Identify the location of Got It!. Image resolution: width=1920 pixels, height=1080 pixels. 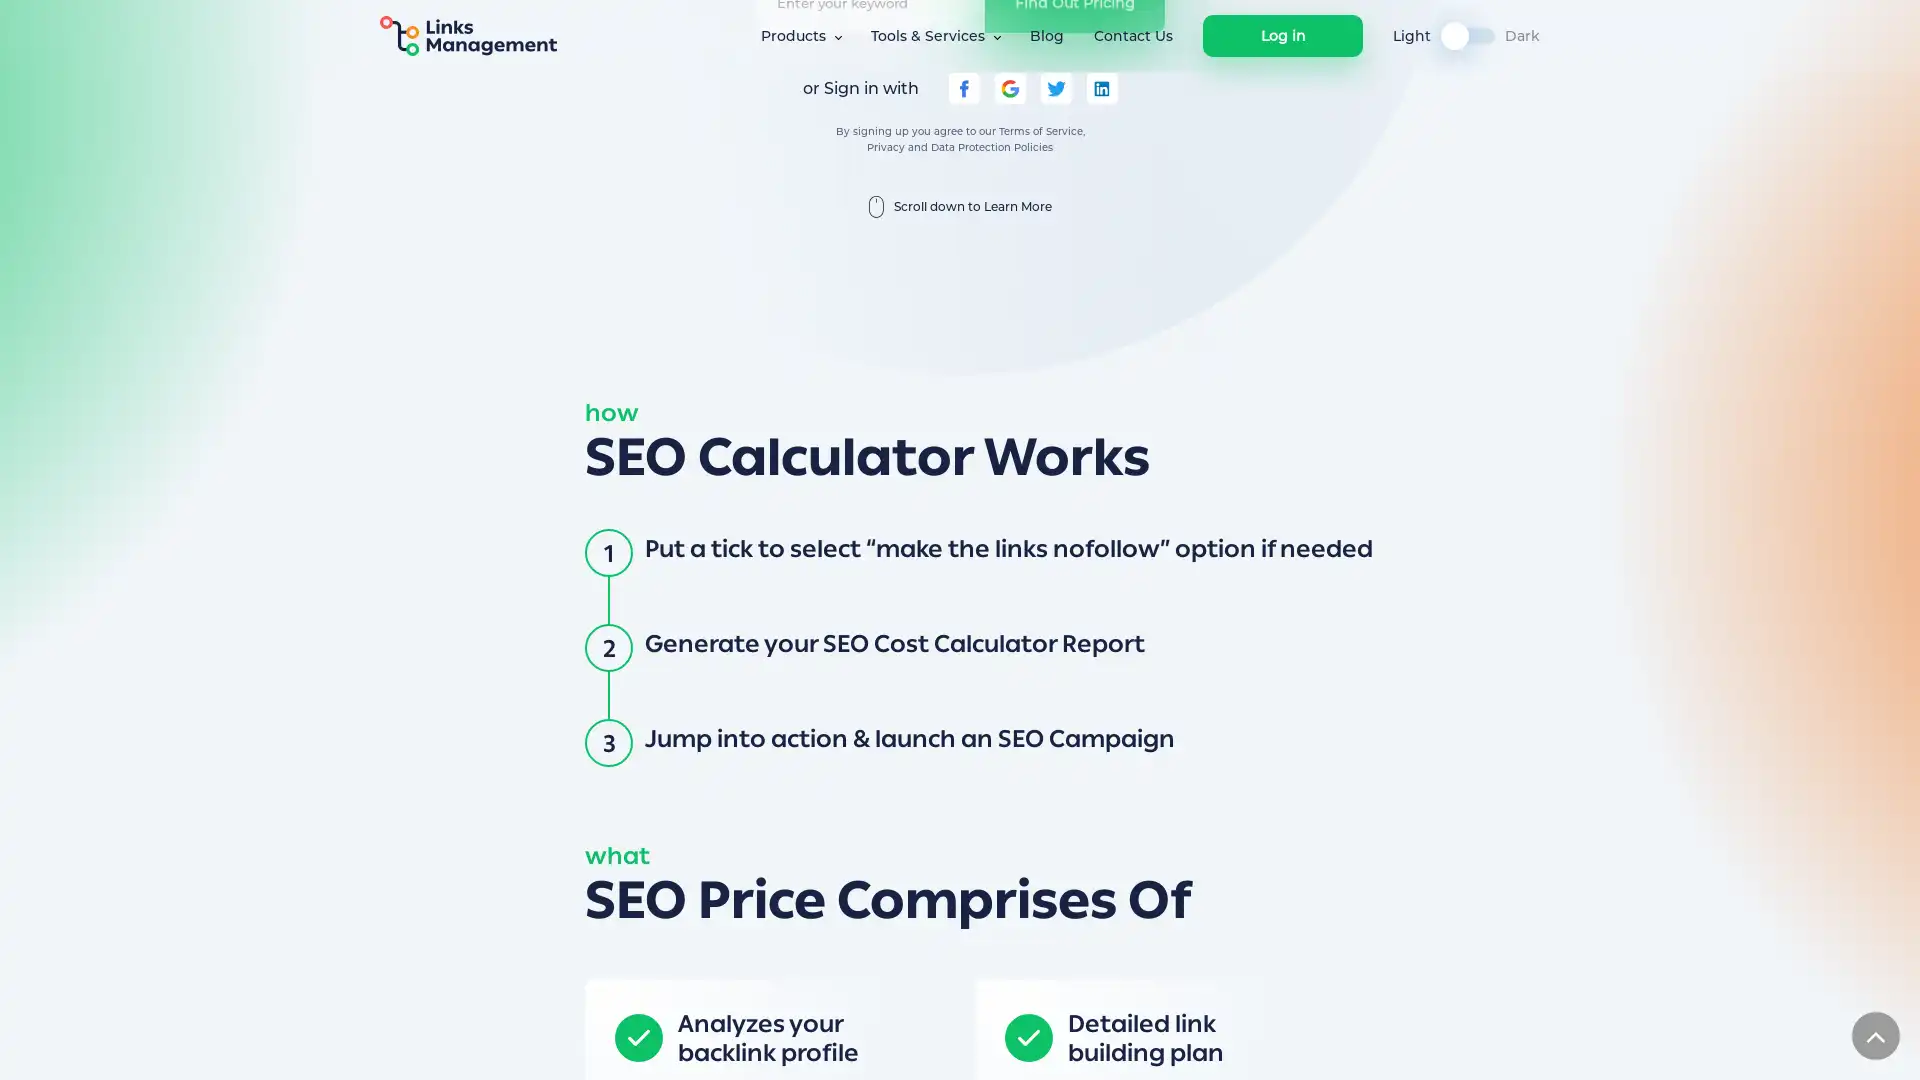
(1352, 1044).